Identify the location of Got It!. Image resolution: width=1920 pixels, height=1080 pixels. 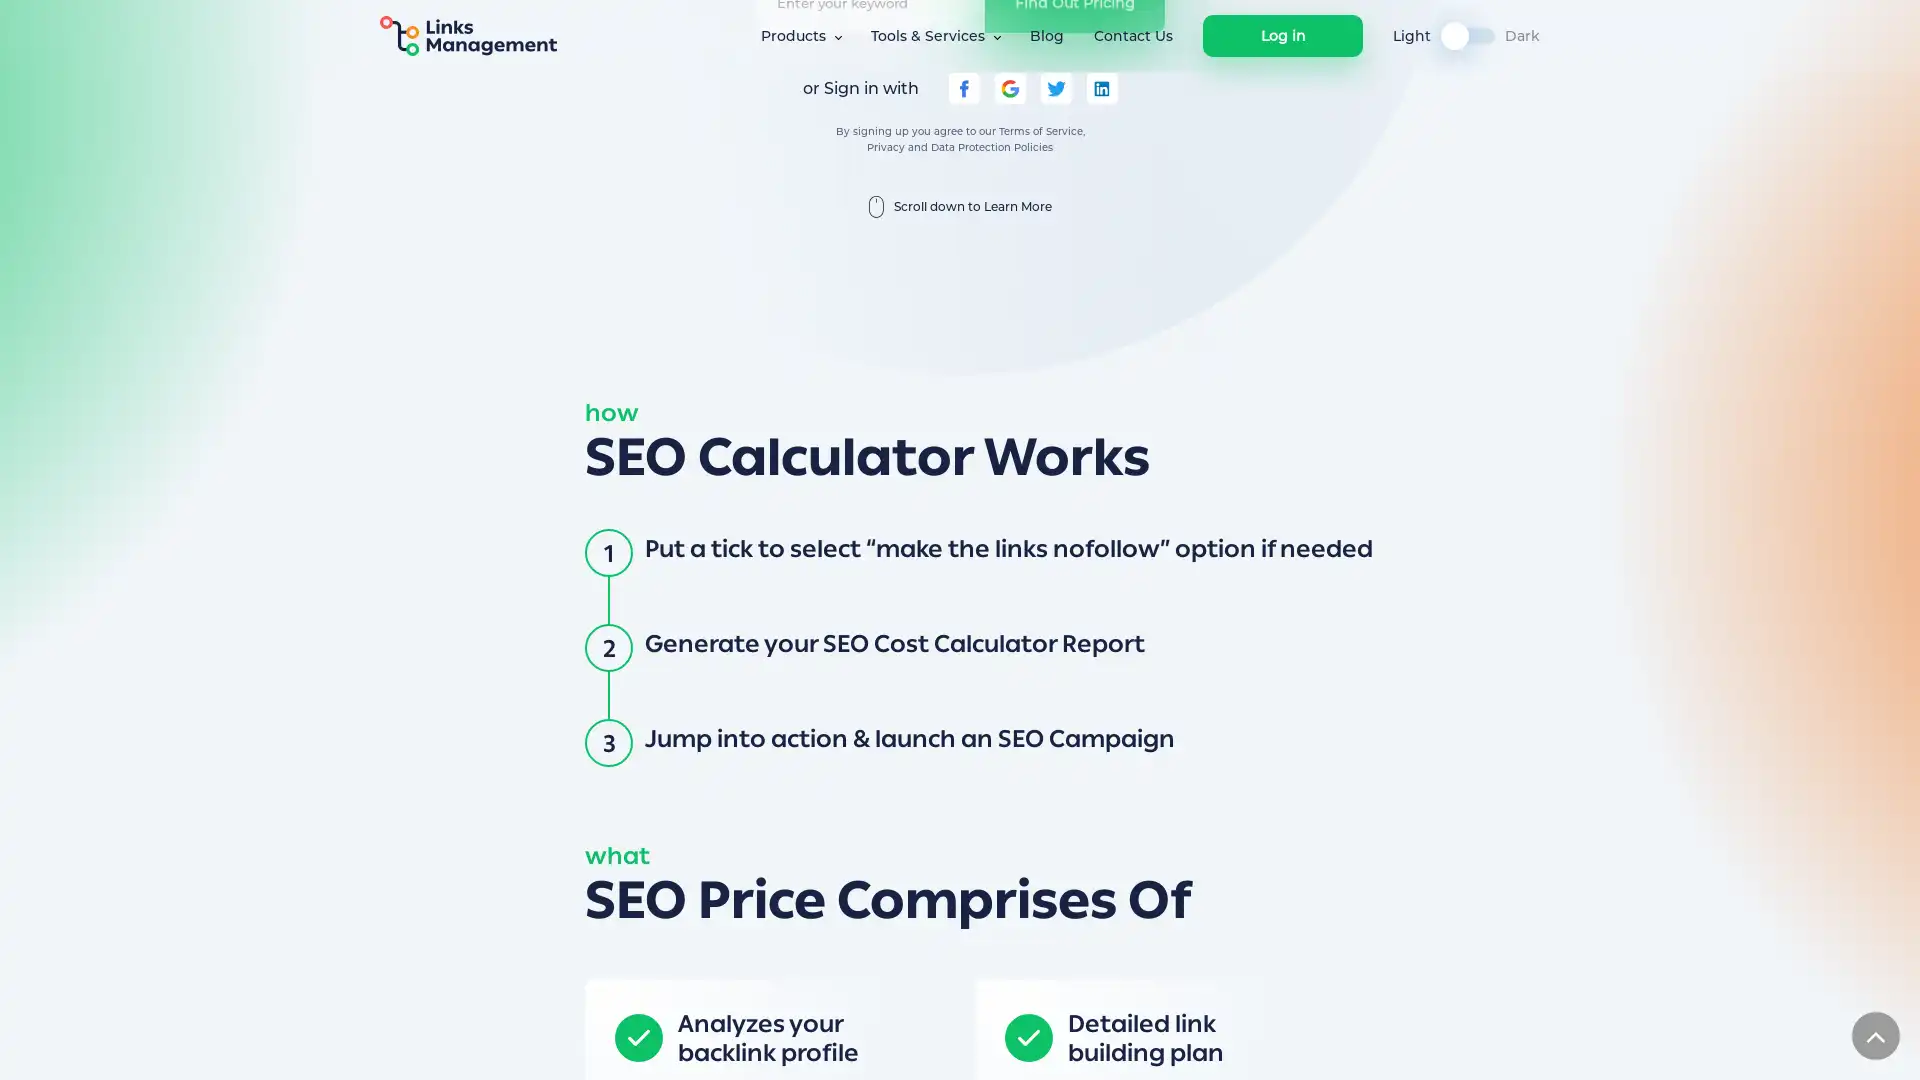
(1352, 1044).